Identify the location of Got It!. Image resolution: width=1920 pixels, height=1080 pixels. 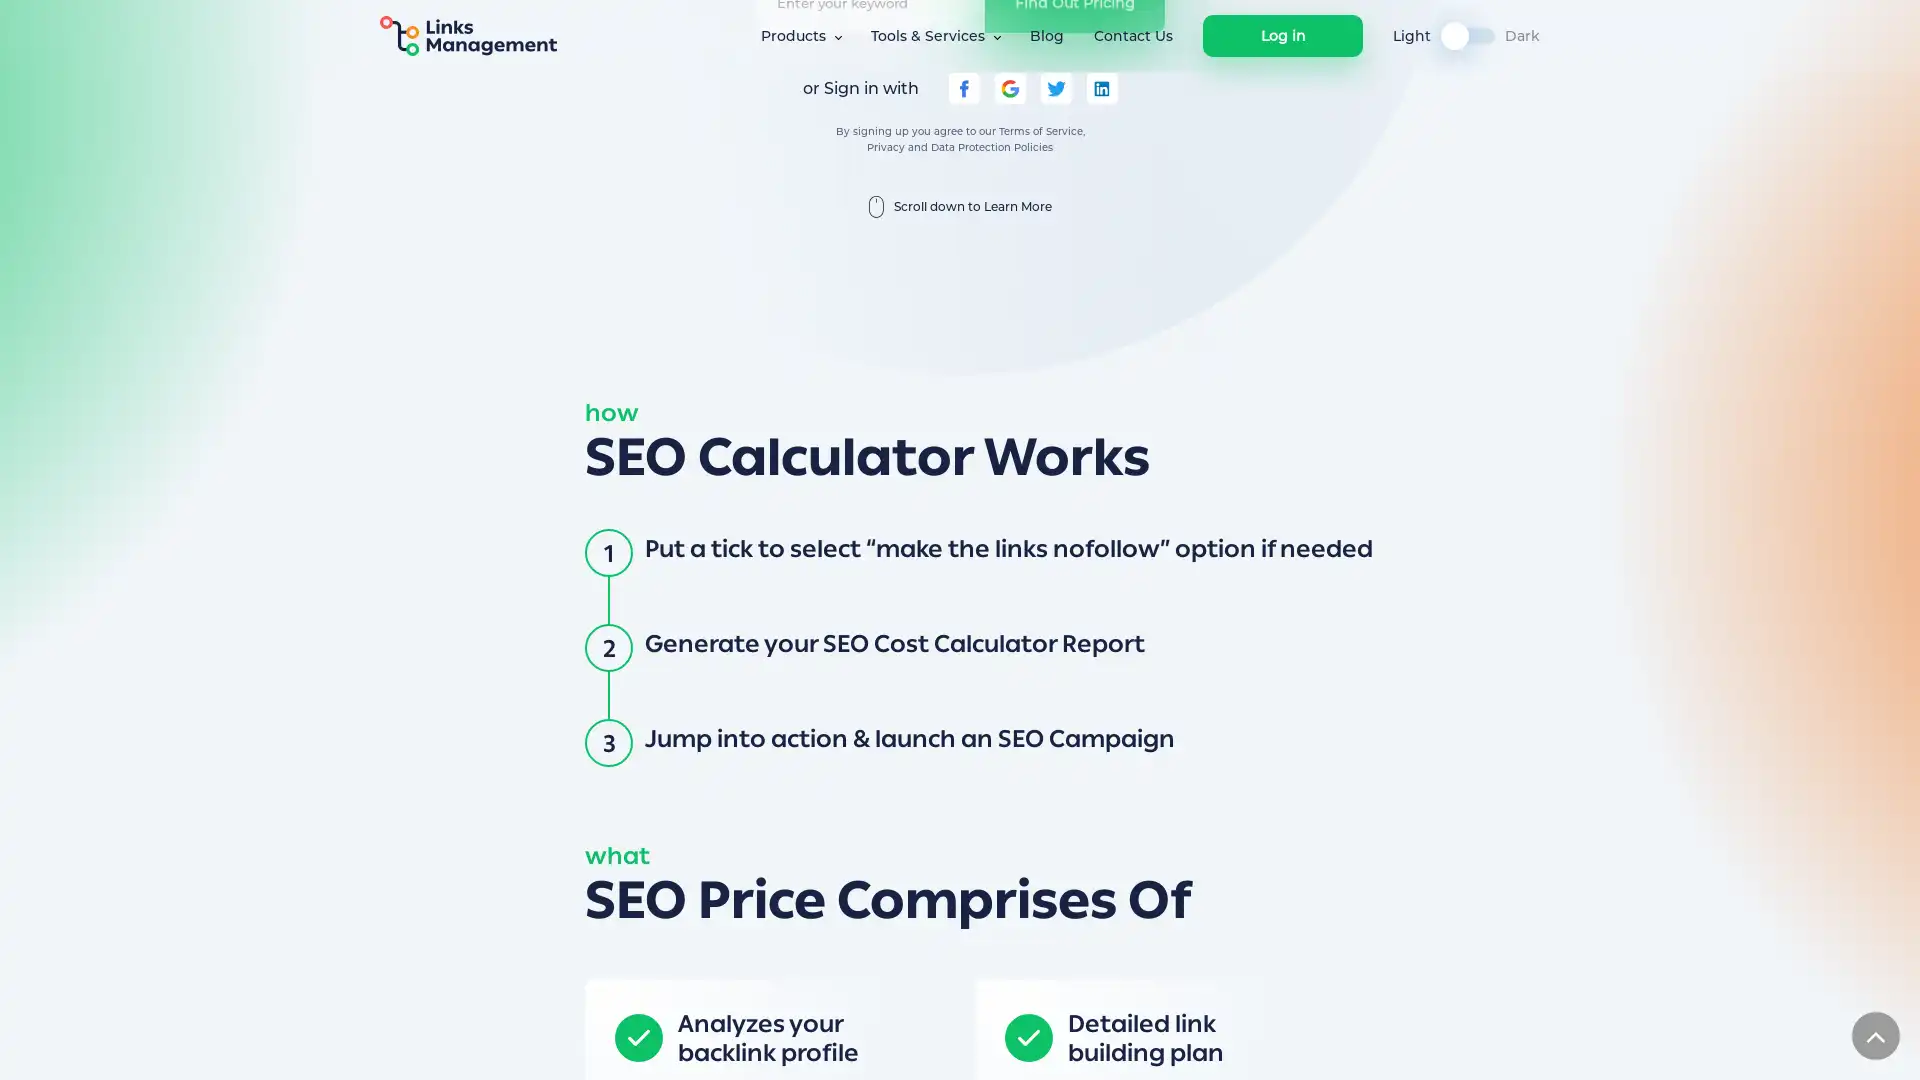
(1352, 1044).